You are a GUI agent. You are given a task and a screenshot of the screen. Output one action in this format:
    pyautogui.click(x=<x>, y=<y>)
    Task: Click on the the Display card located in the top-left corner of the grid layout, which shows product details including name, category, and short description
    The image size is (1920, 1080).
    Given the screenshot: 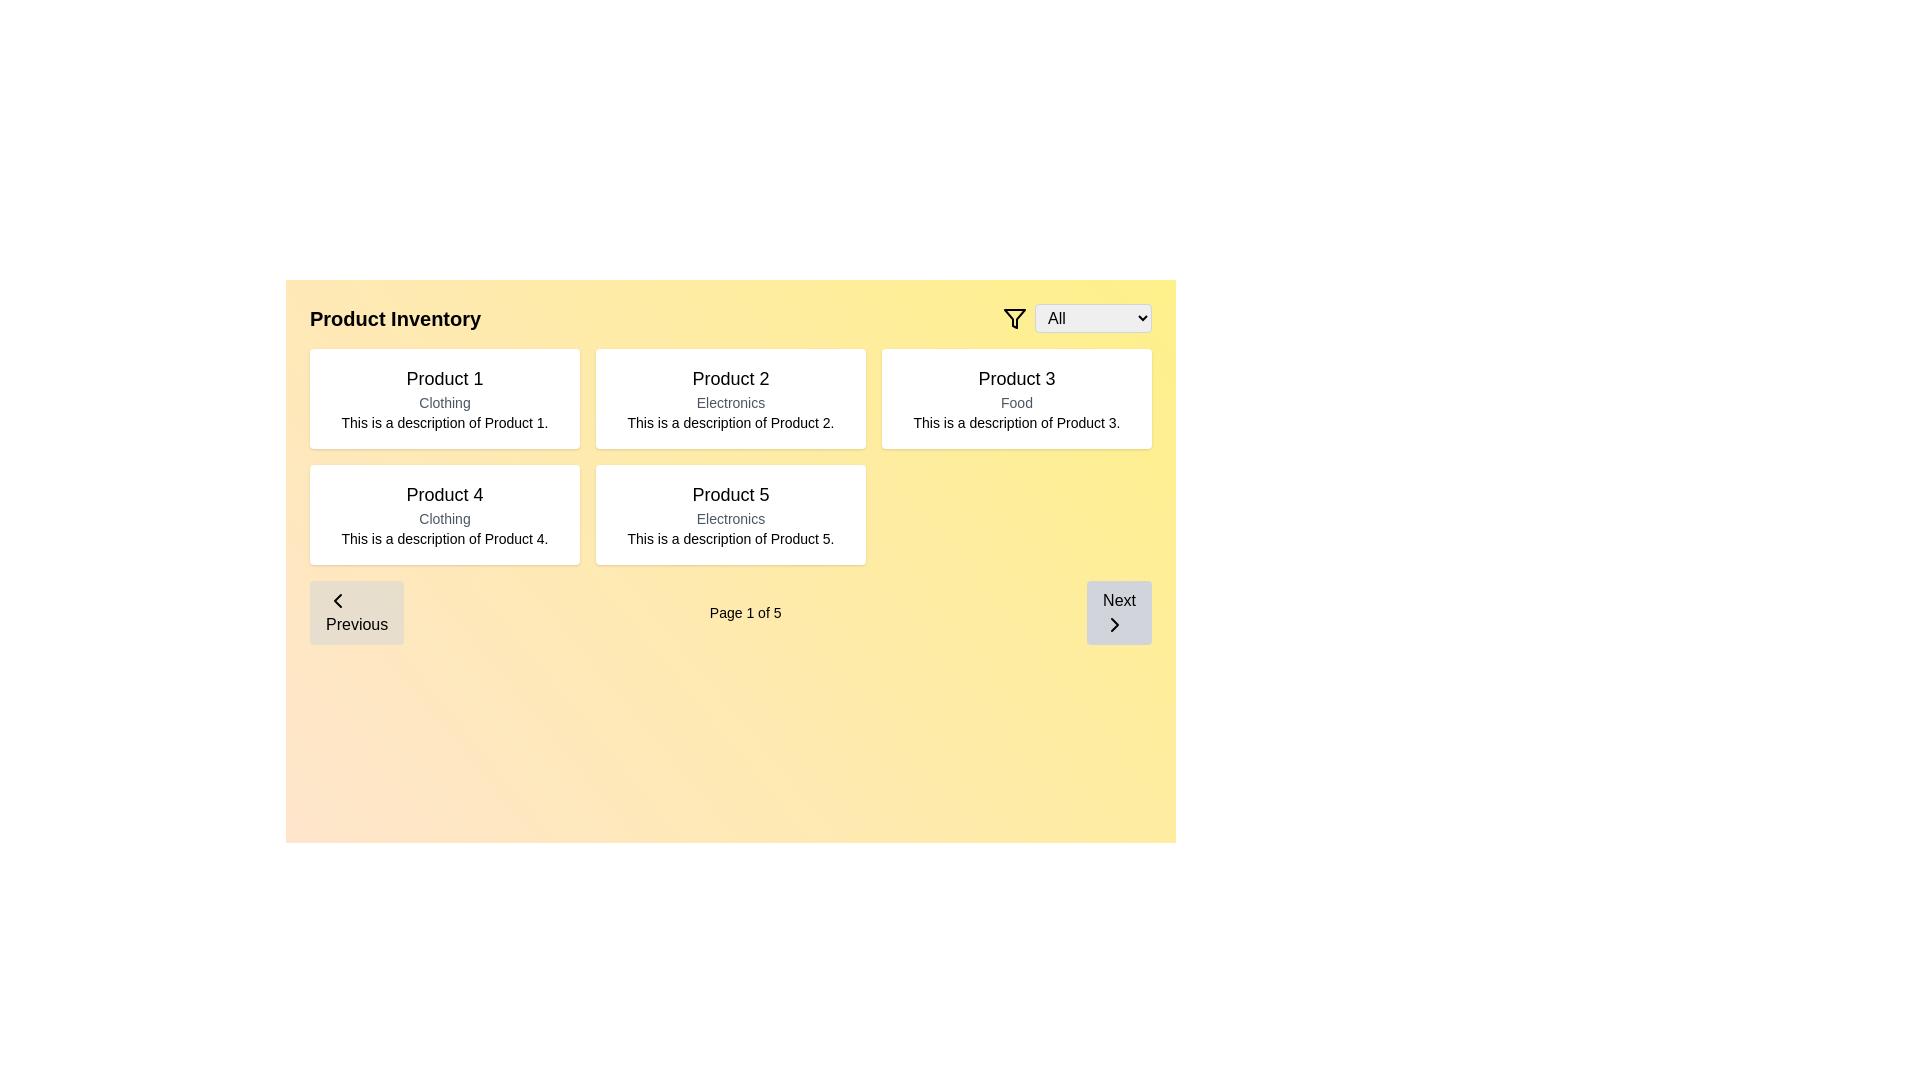 What is the action you would take?
    pyautogui.click(x=444, y=398)
    